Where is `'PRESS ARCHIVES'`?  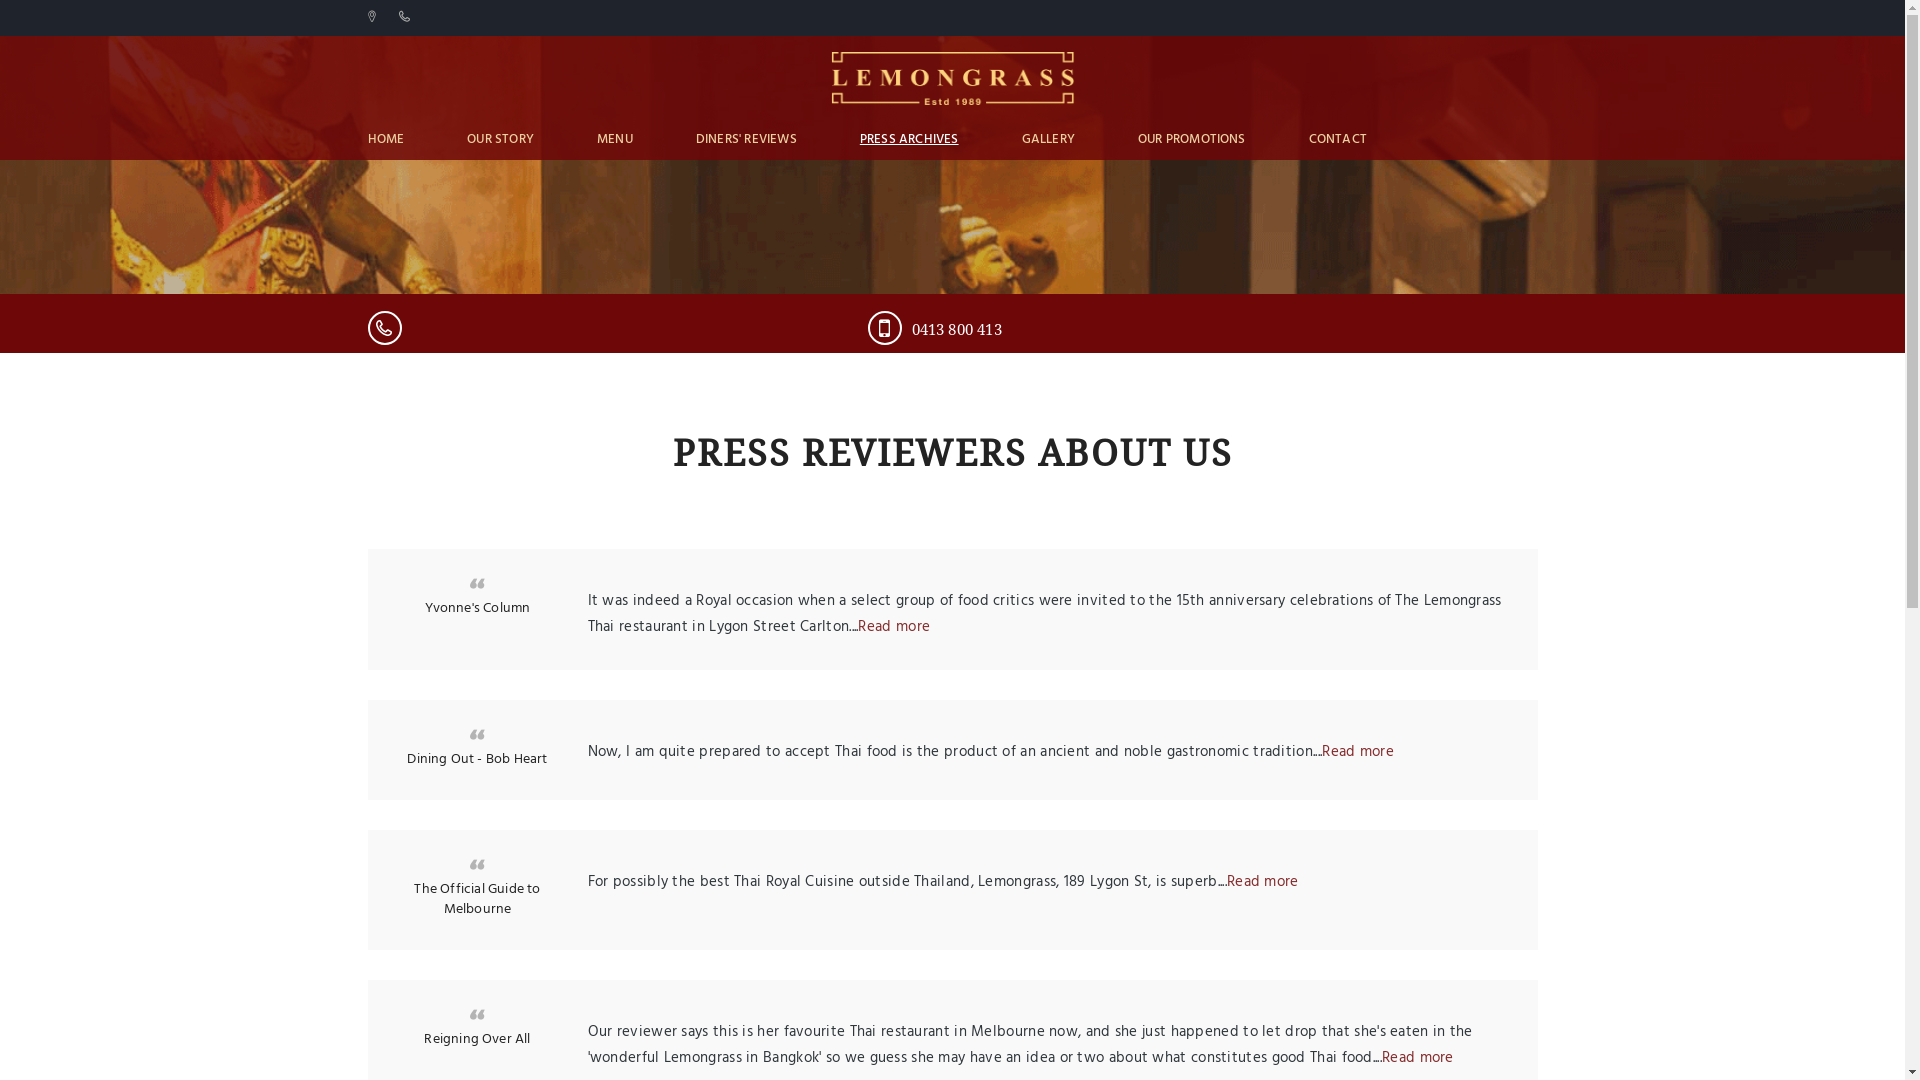 'PRESS ARCHIVES' is located at coordinates (908, 138).